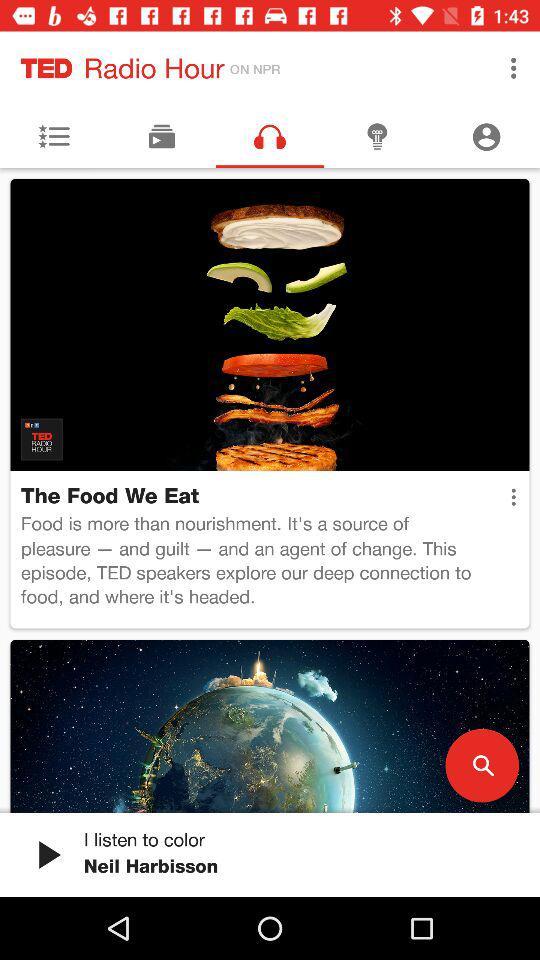  Describe the element at coordinates (513, 68) in the screenshot. I see `the icon next to the on npr icon` at that location.